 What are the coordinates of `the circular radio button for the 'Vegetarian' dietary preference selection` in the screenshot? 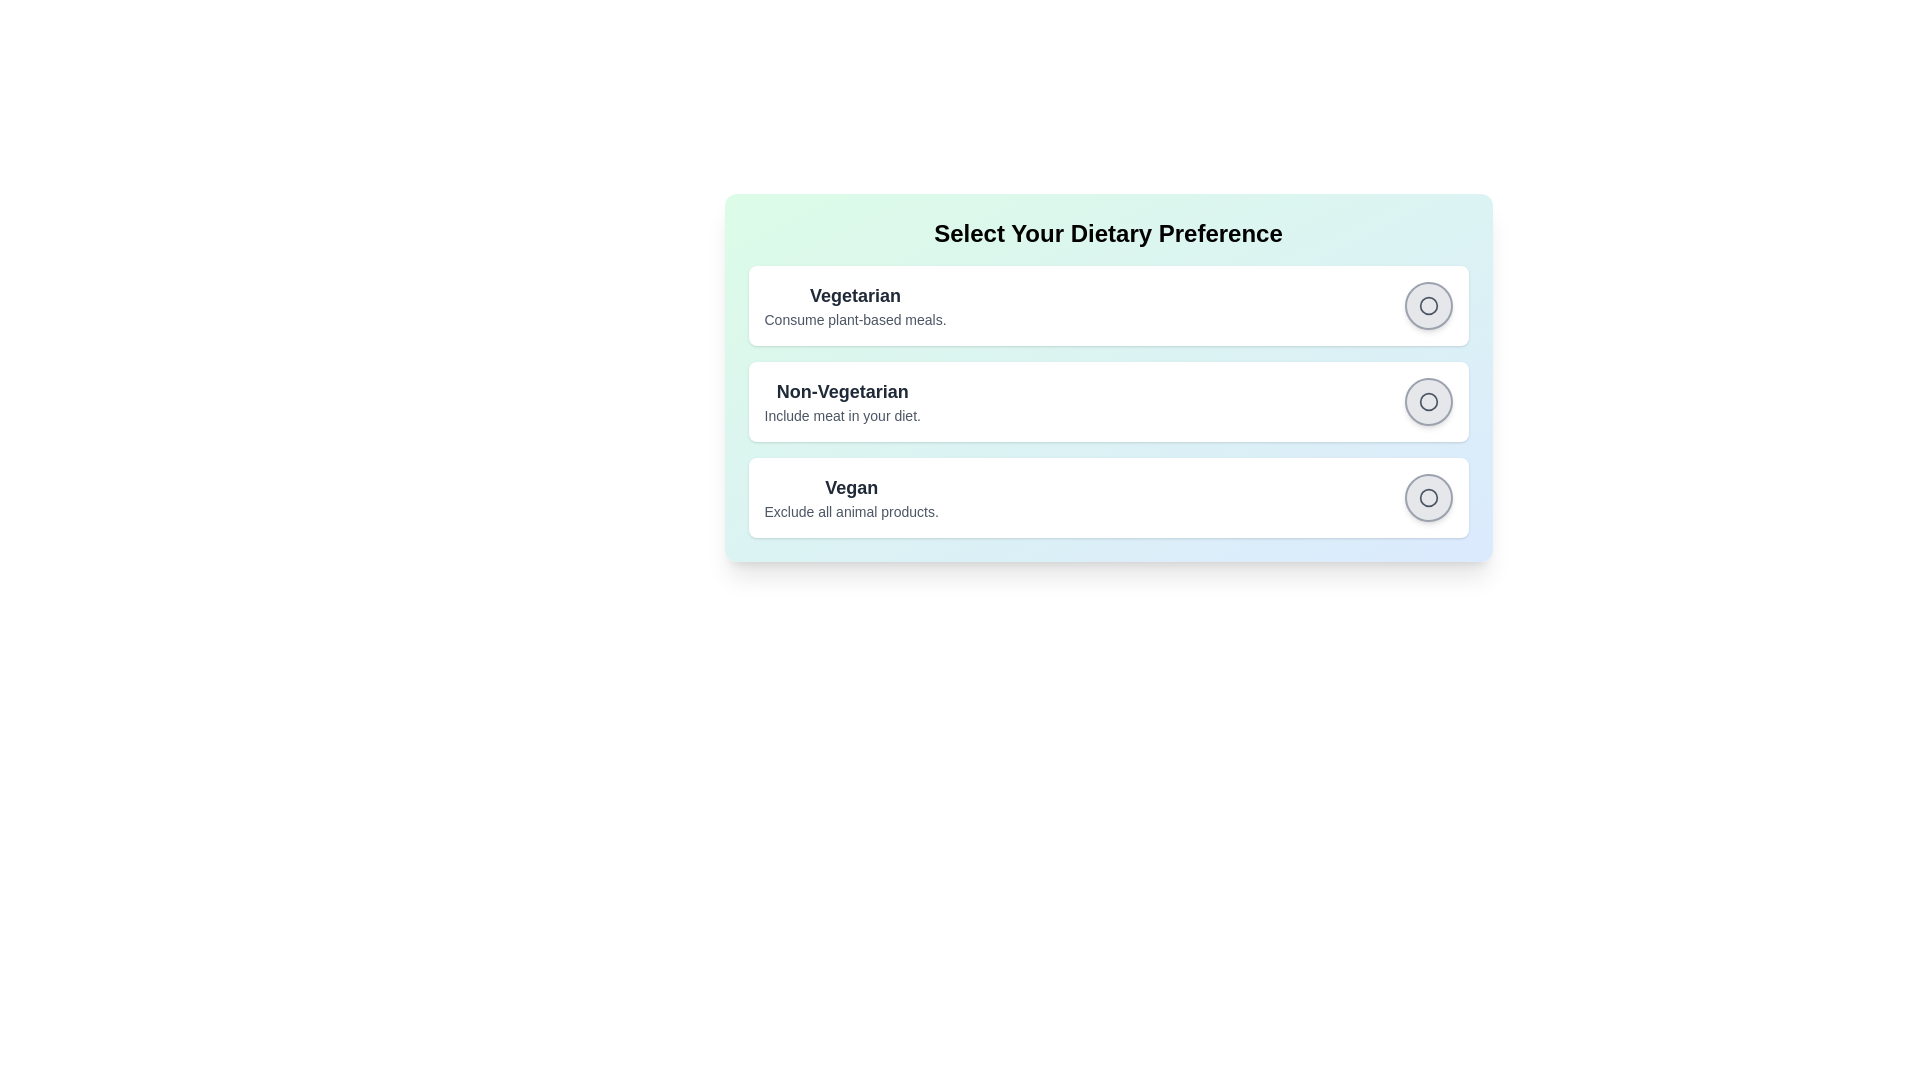 It's located at (1427, 305).